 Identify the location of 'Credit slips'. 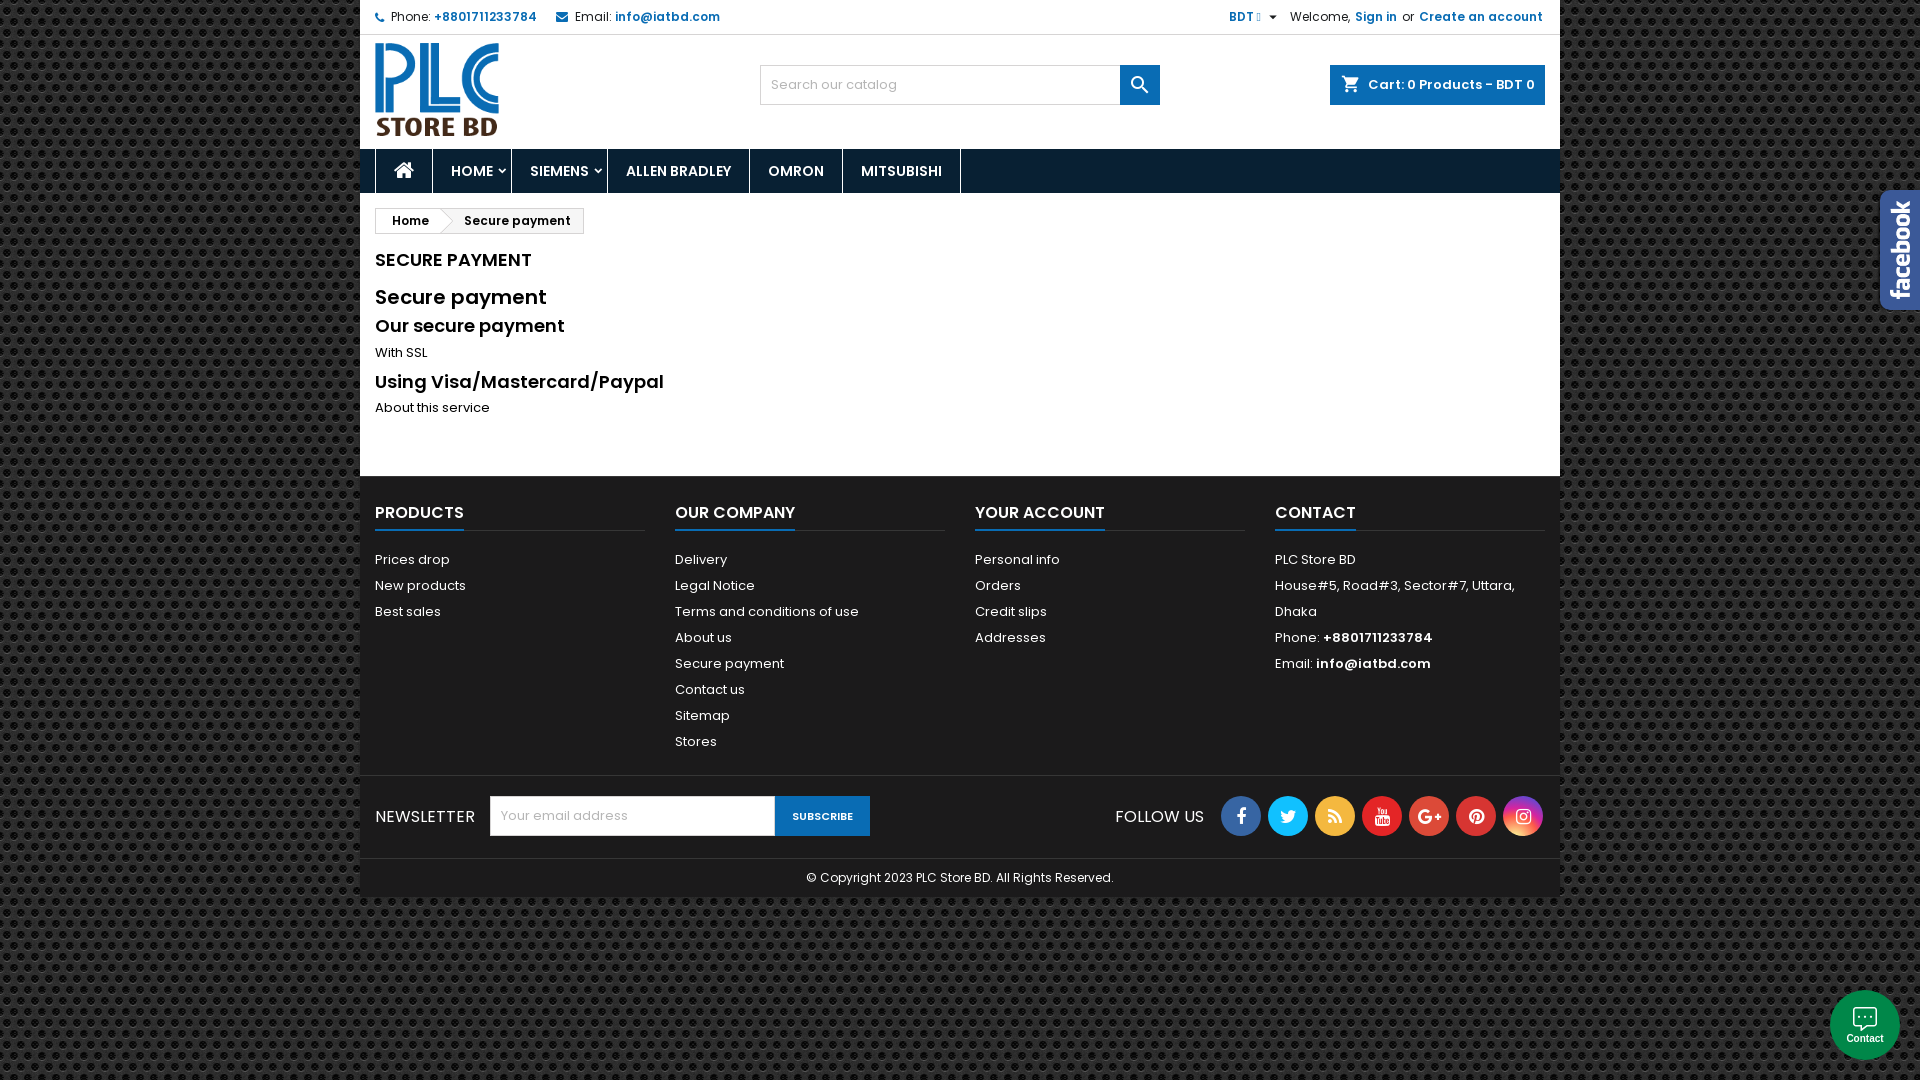
(1011, 610).